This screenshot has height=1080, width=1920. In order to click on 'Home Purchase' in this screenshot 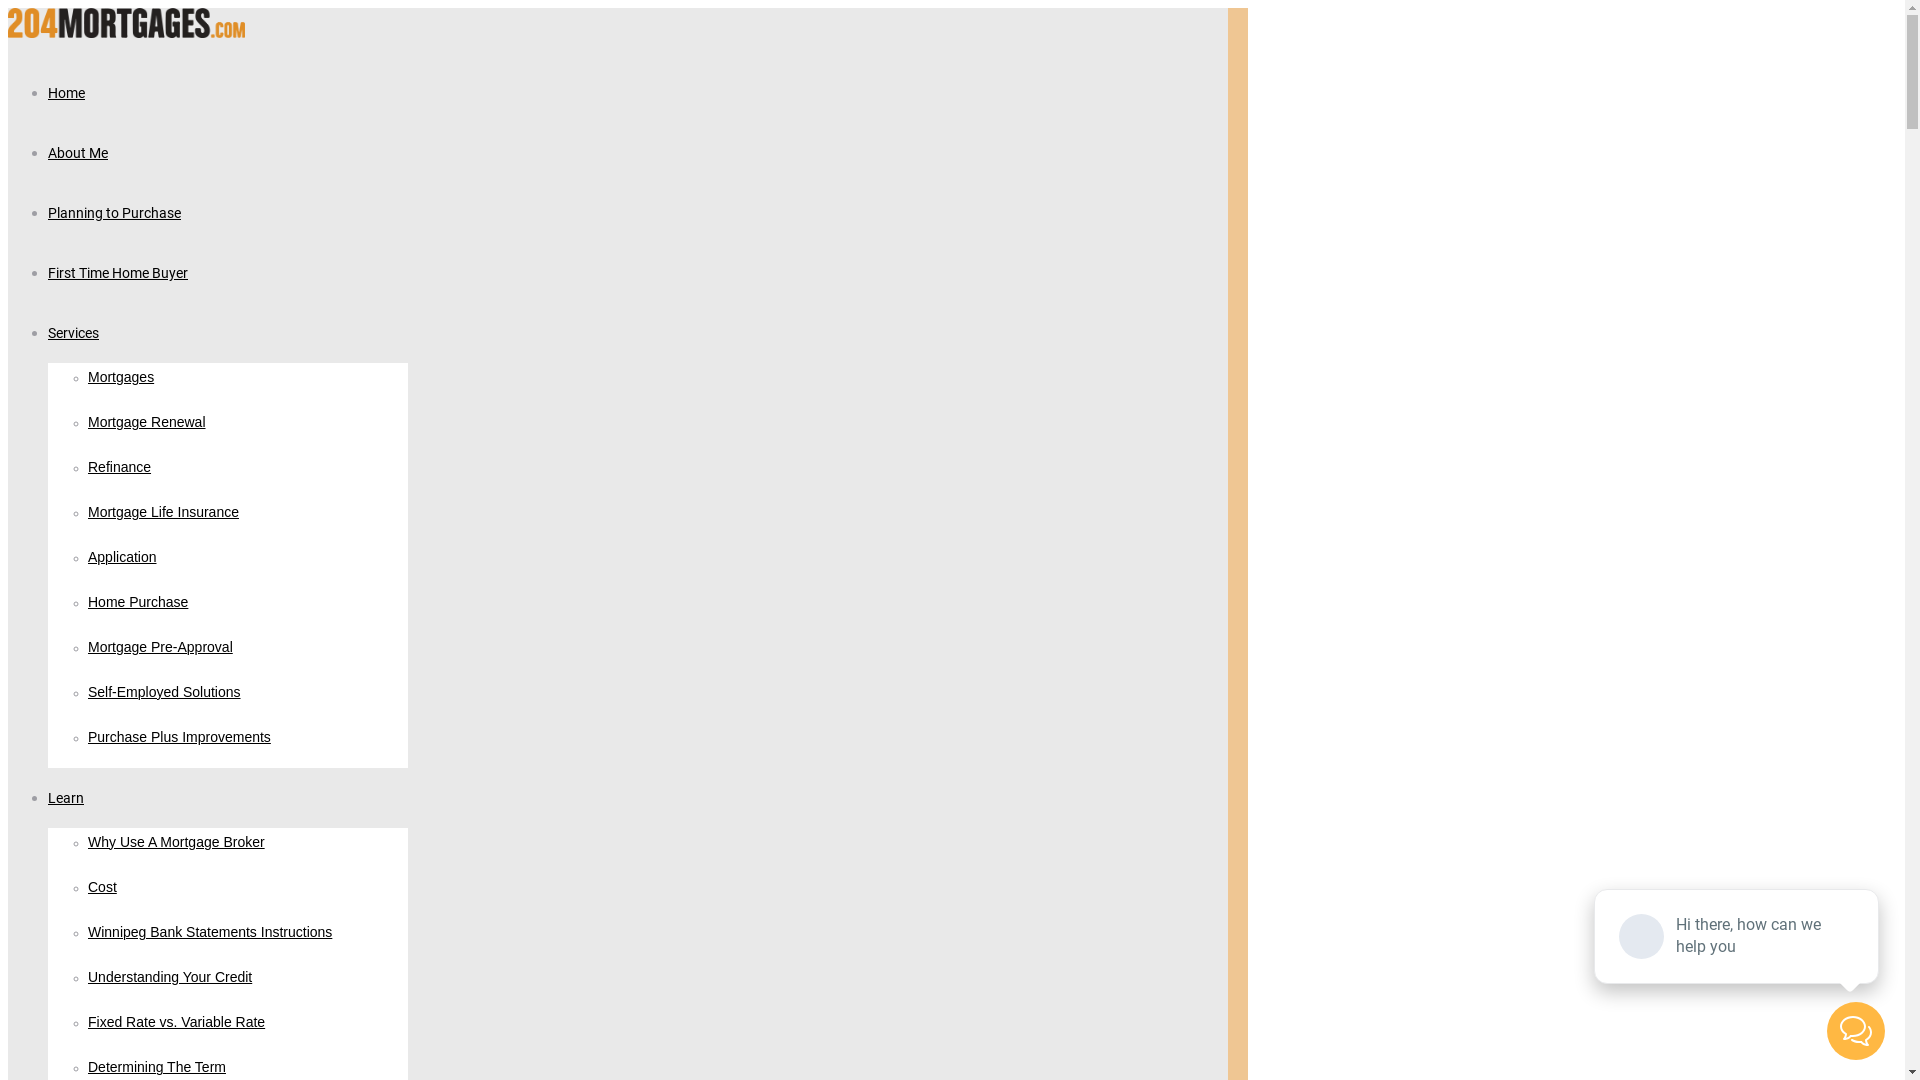, I will do `click(137, 601)`.